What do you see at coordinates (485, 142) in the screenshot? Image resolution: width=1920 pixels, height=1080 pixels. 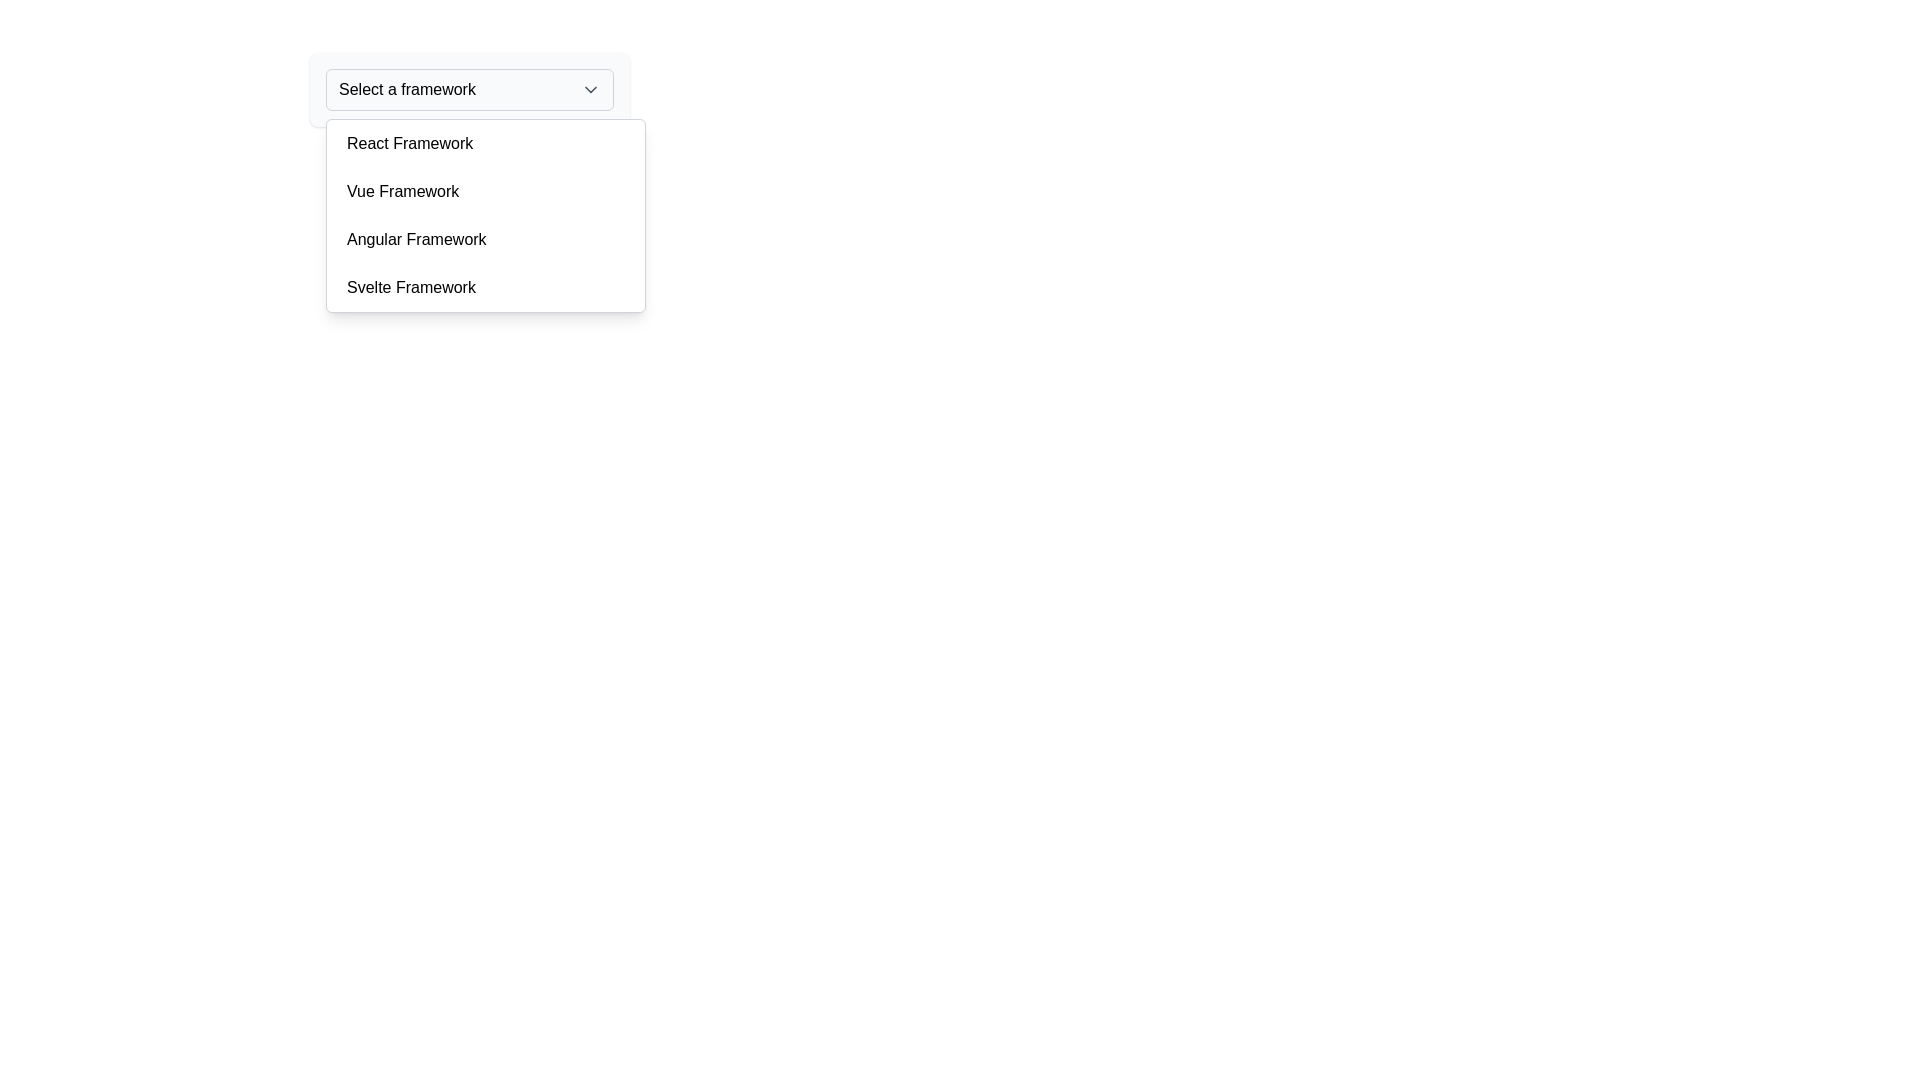 I see `the first item in the drop-down menu labeled 'React Framework'` at bounding box center [485, 142].